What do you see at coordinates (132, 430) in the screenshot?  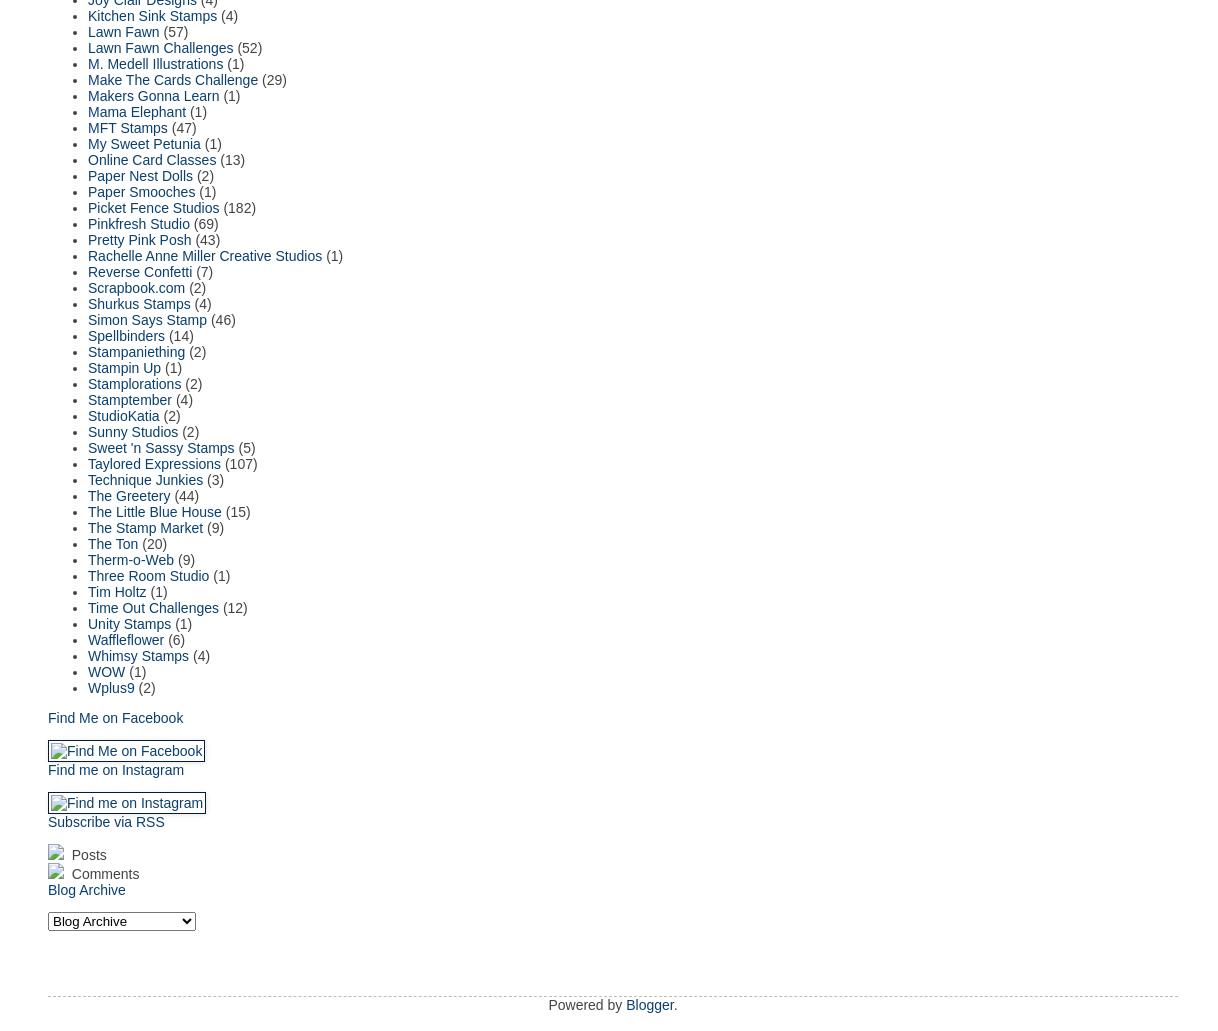 I see `'Sunny Studios'` at bounding box center [132, 430].